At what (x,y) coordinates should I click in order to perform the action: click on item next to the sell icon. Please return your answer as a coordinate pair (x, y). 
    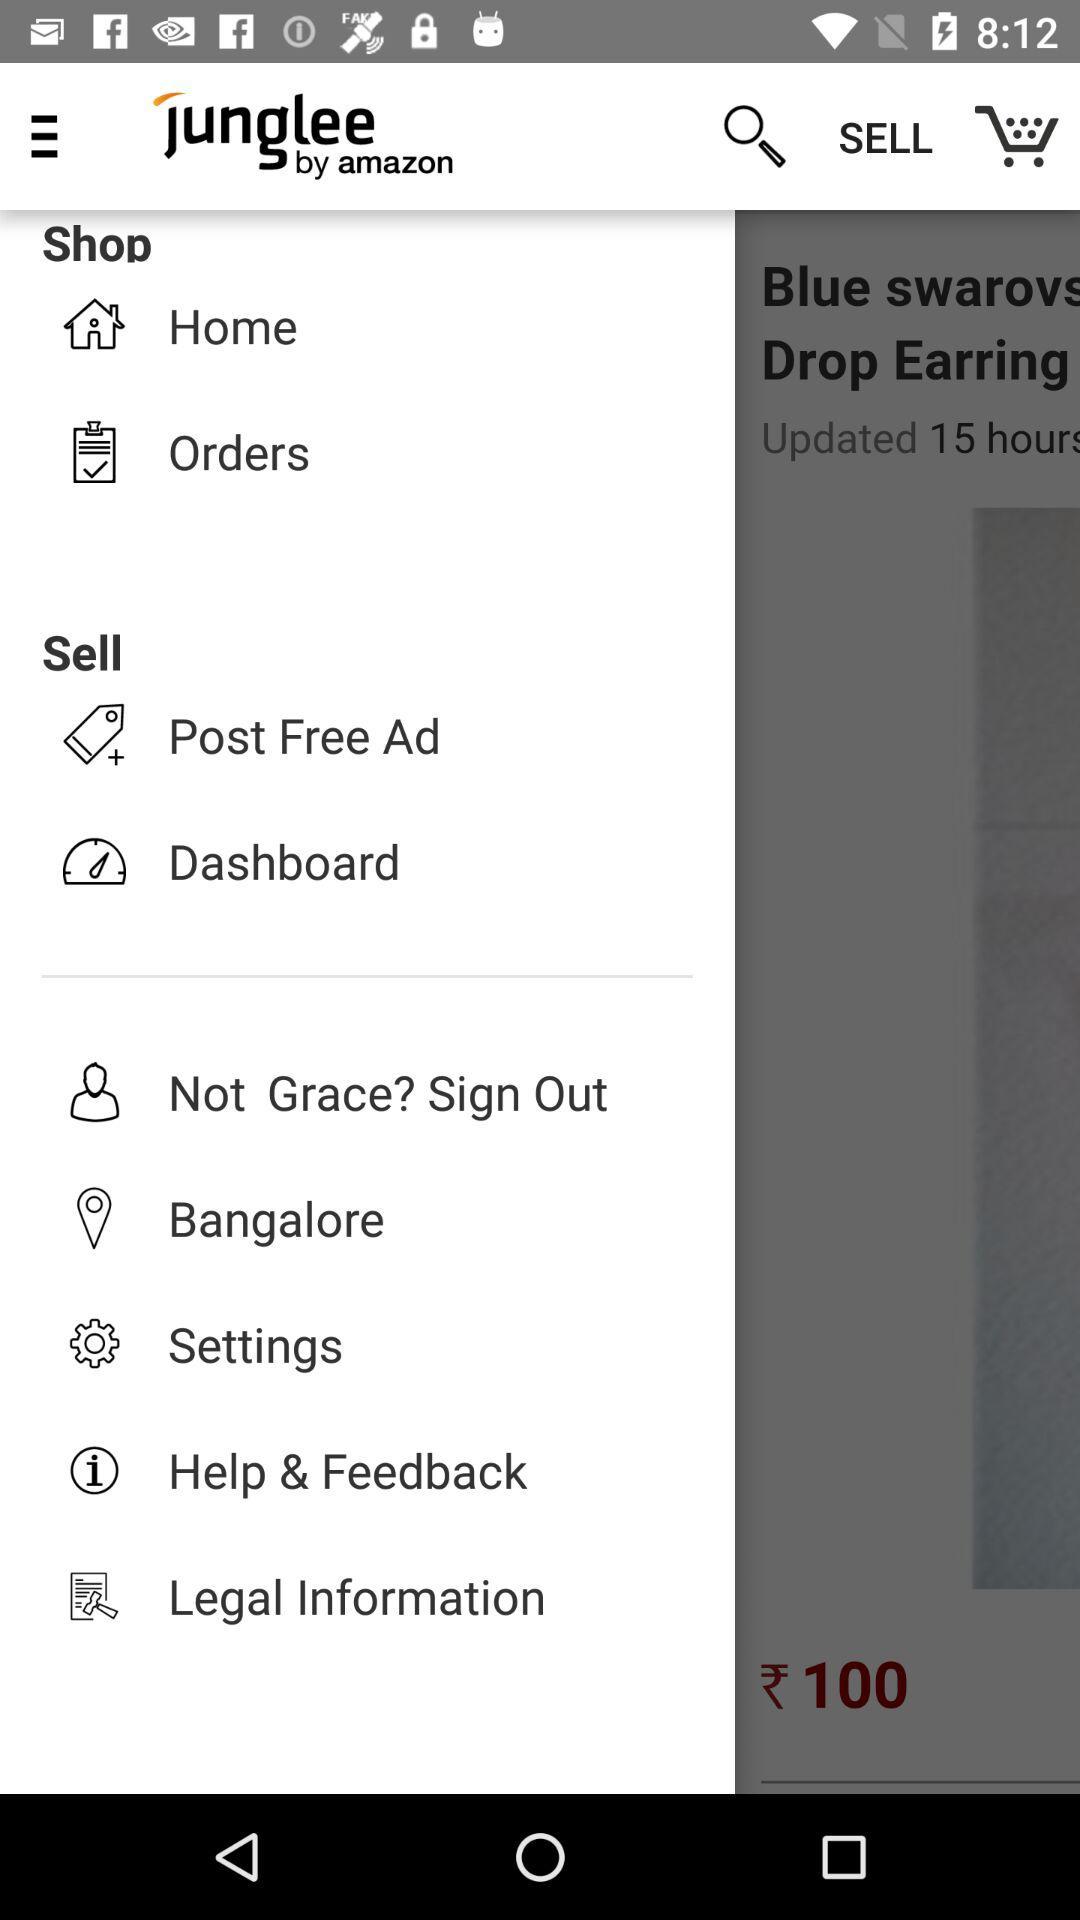
    Looking at the image, I should click on (1017, 135).